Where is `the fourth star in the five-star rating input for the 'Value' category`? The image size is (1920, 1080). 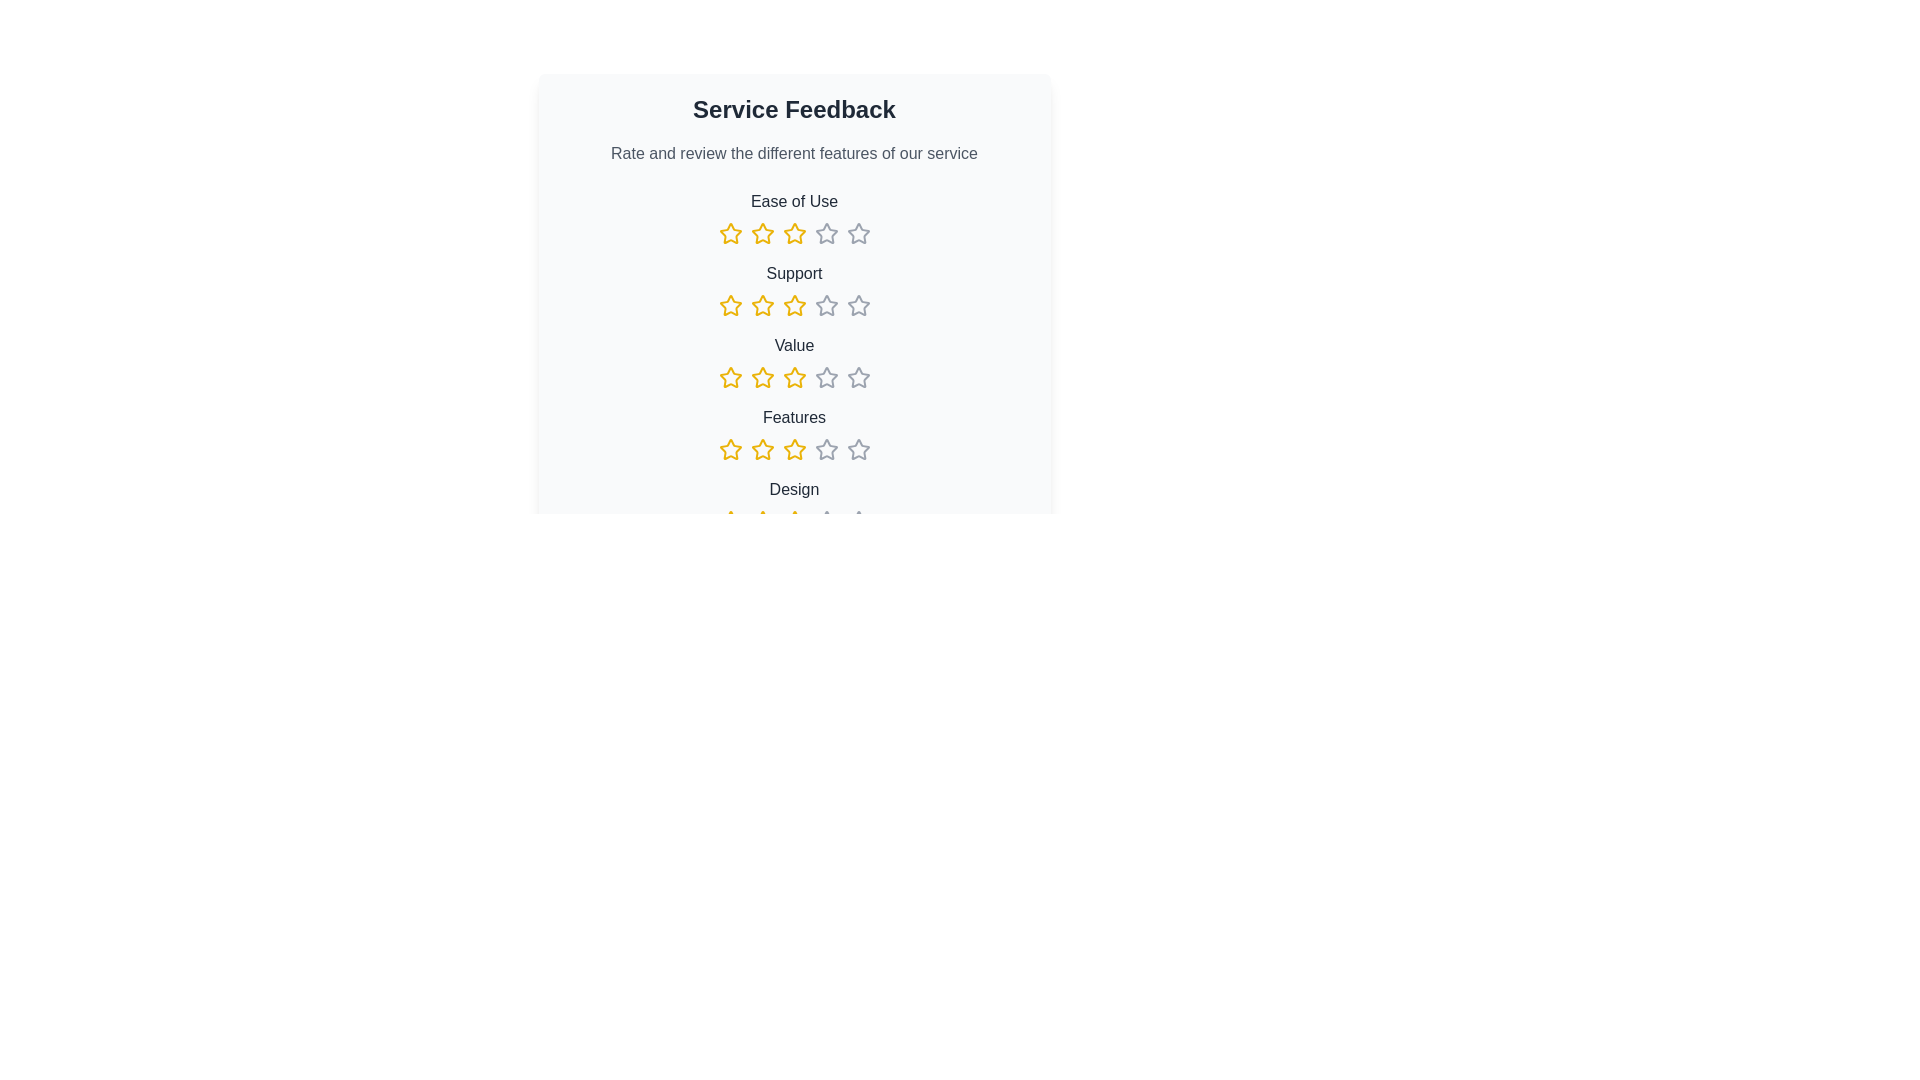 the fourth star in the five-star rating input for the 'Value' category is located at coordinates (858, 377).